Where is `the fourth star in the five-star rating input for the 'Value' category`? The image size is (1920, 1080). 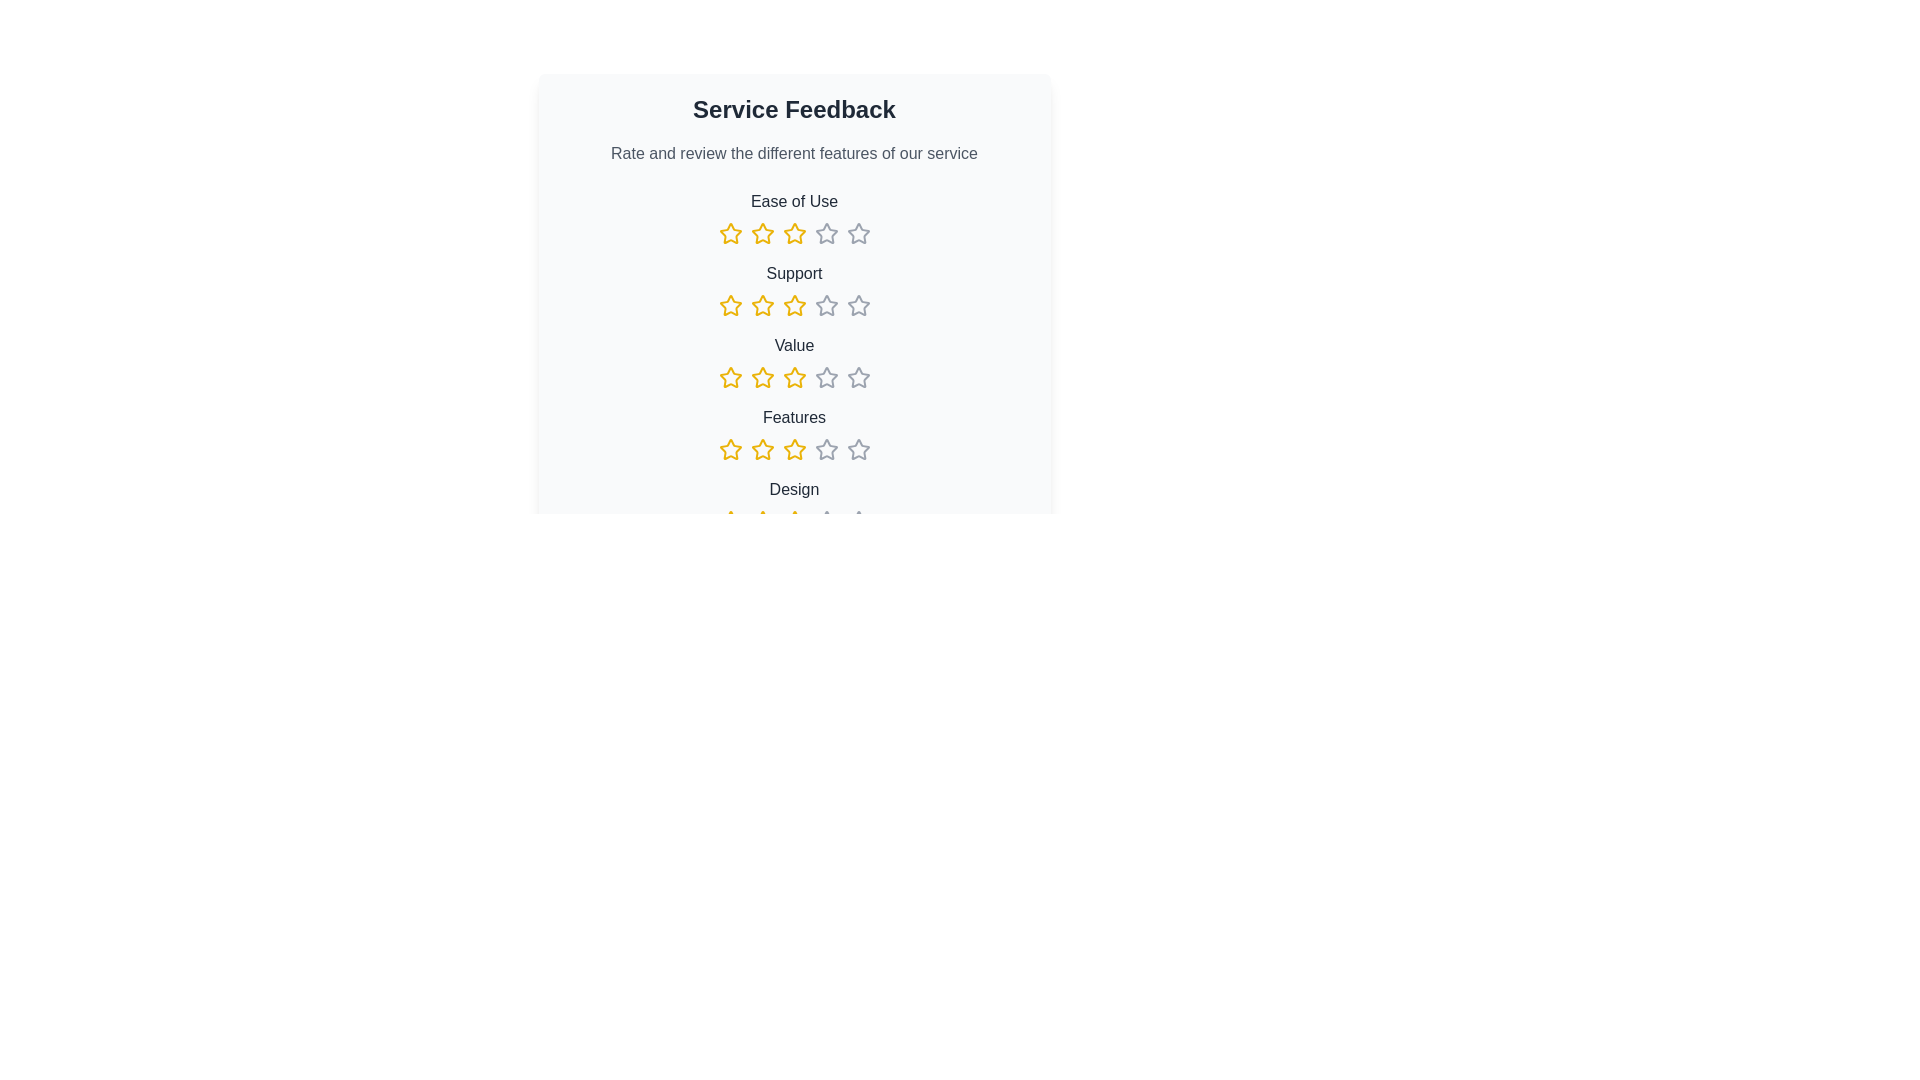 the fourth star in the five-star rating input for the 'Value' category is located at coordinates (858, 377).